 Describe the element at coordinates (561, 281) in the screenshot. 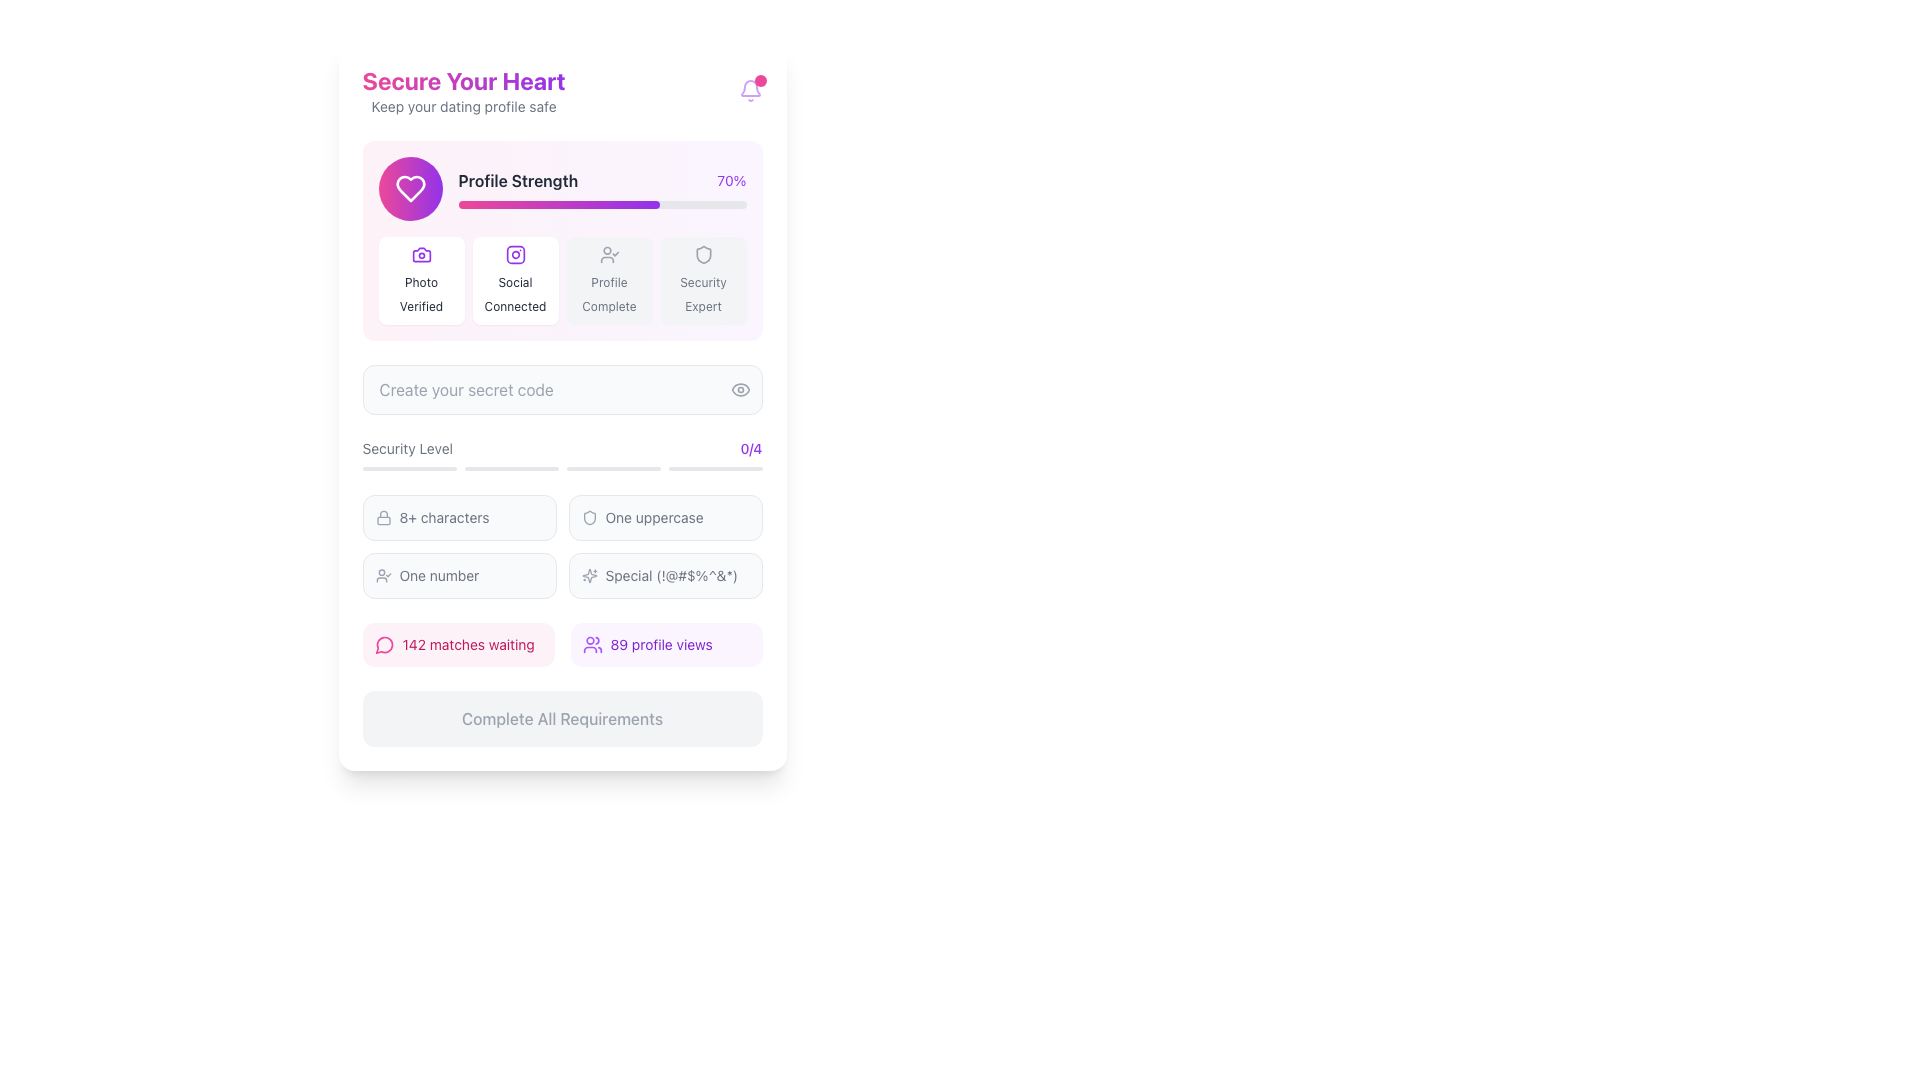

I see `the information in the 'Social Connected' text field, which is the second section in a grid layout of four sections, highlighted and labeled accordingly` at that location.